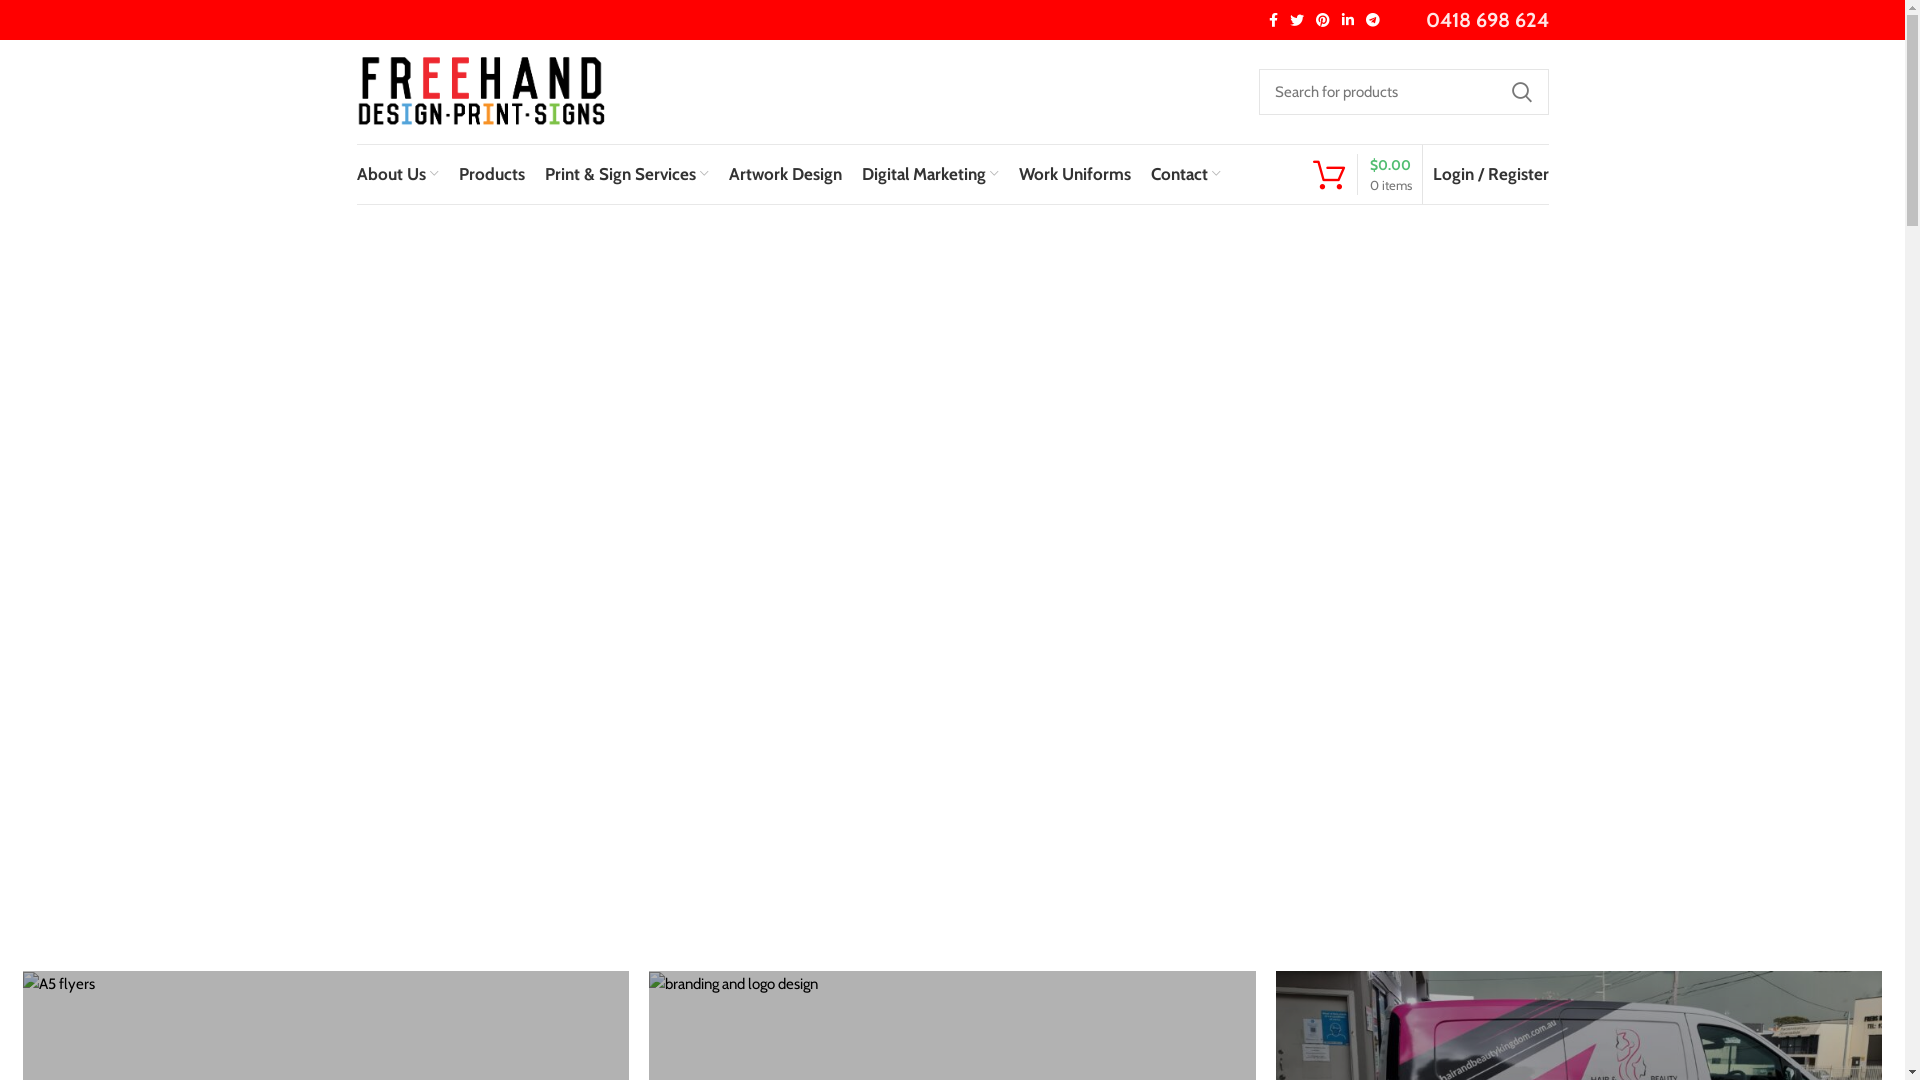 This screenshot has width=1920, height=1080. What do you see at coordinates (345, 172) in the screenshot?
I see `'About Us'` at bounding box center [345, 172].